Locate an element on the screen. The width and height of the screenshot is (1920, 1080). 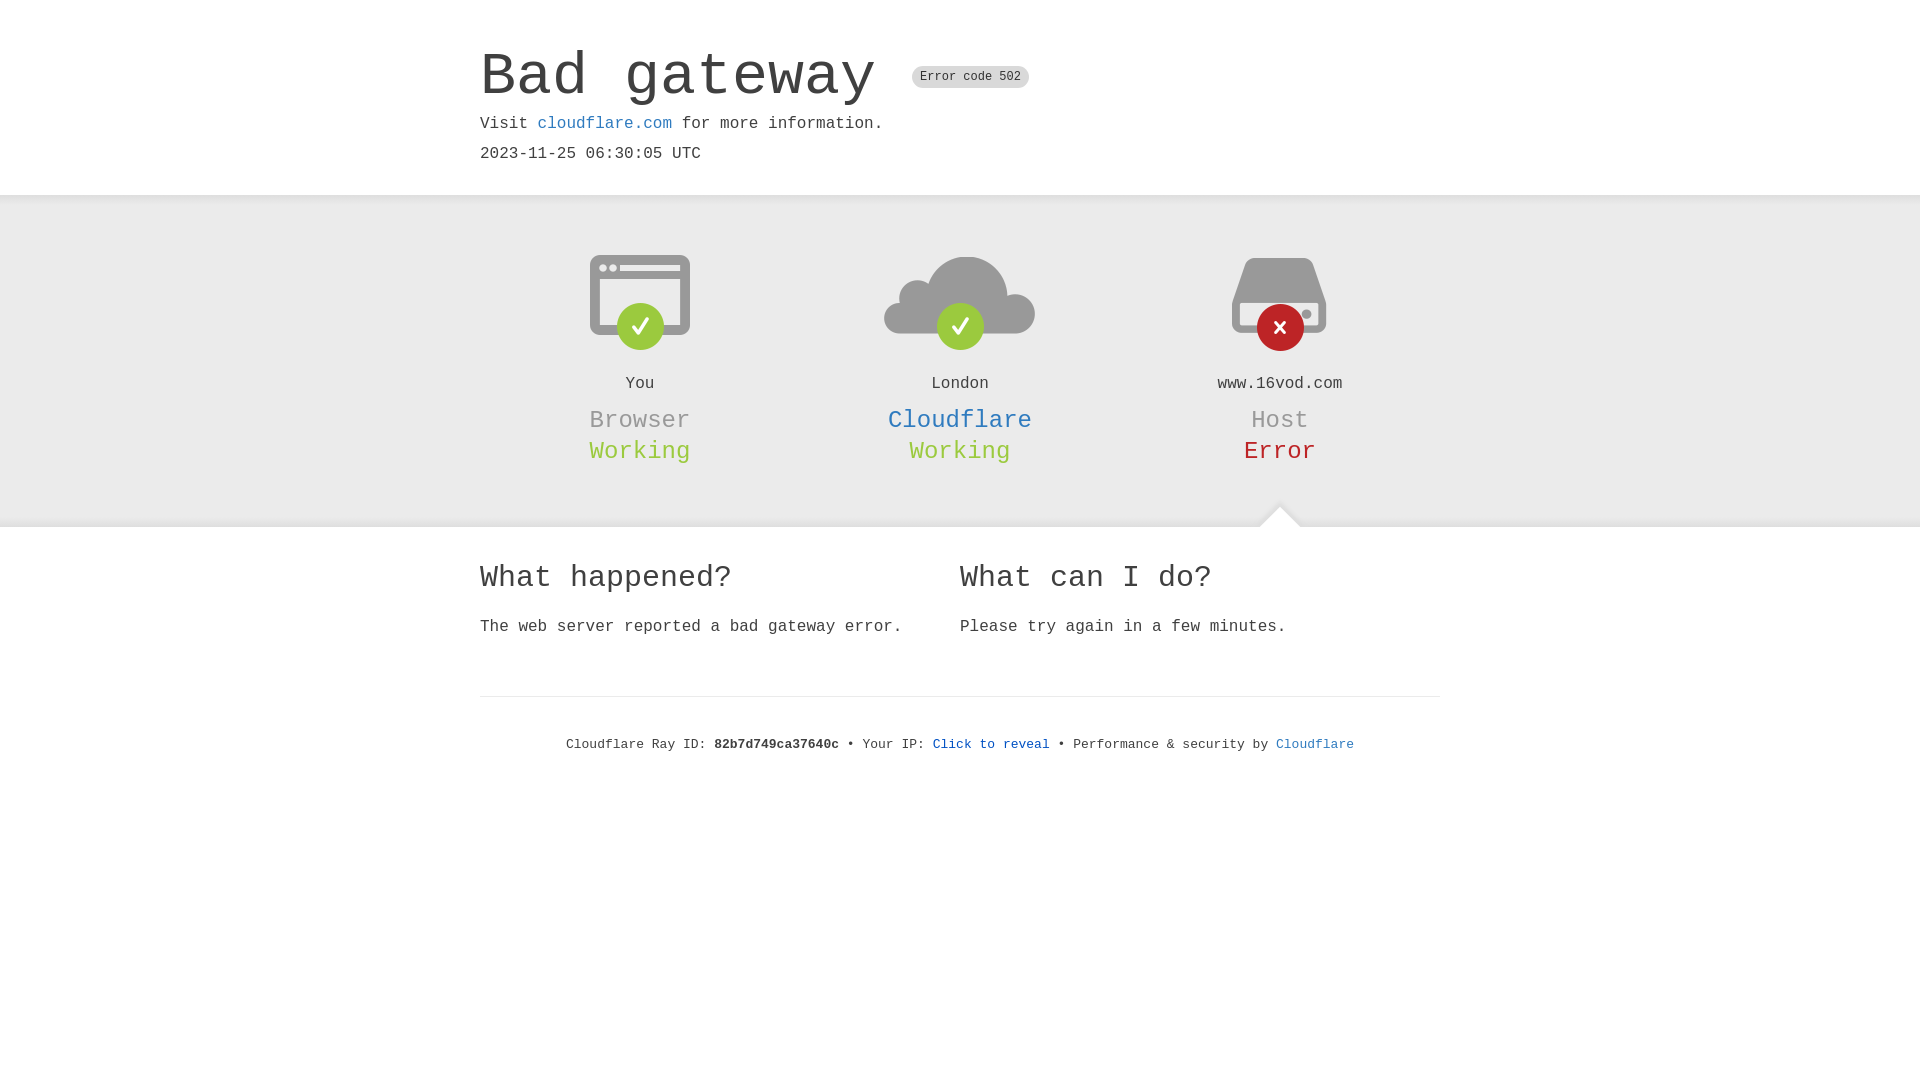
'Cloudflare' is located at coordinates (887, 419).